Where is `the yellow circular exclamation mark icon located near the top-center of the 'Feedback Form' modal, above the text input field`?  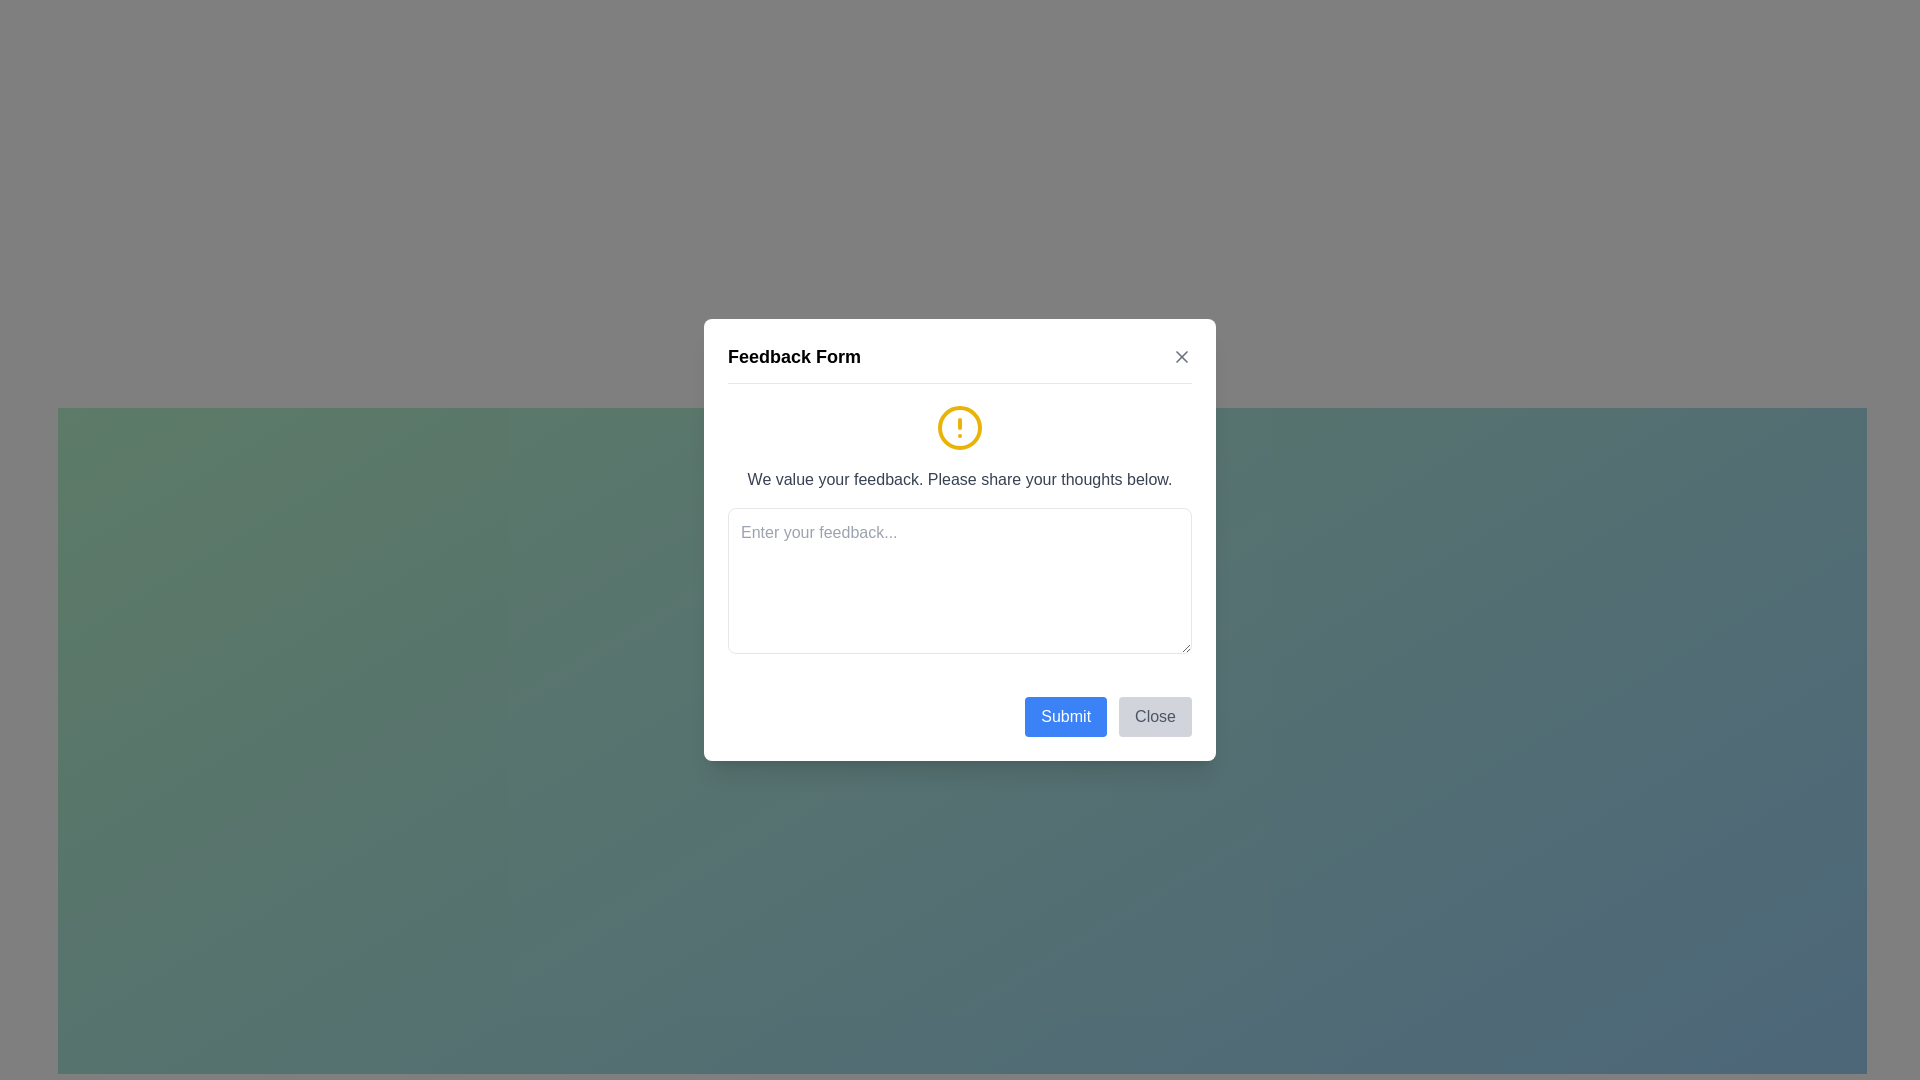
the yellow circular exclamation mark icon located near the top-center of the 'Feedback Form' modal, above the text input field is located at coordinates (960, 427).